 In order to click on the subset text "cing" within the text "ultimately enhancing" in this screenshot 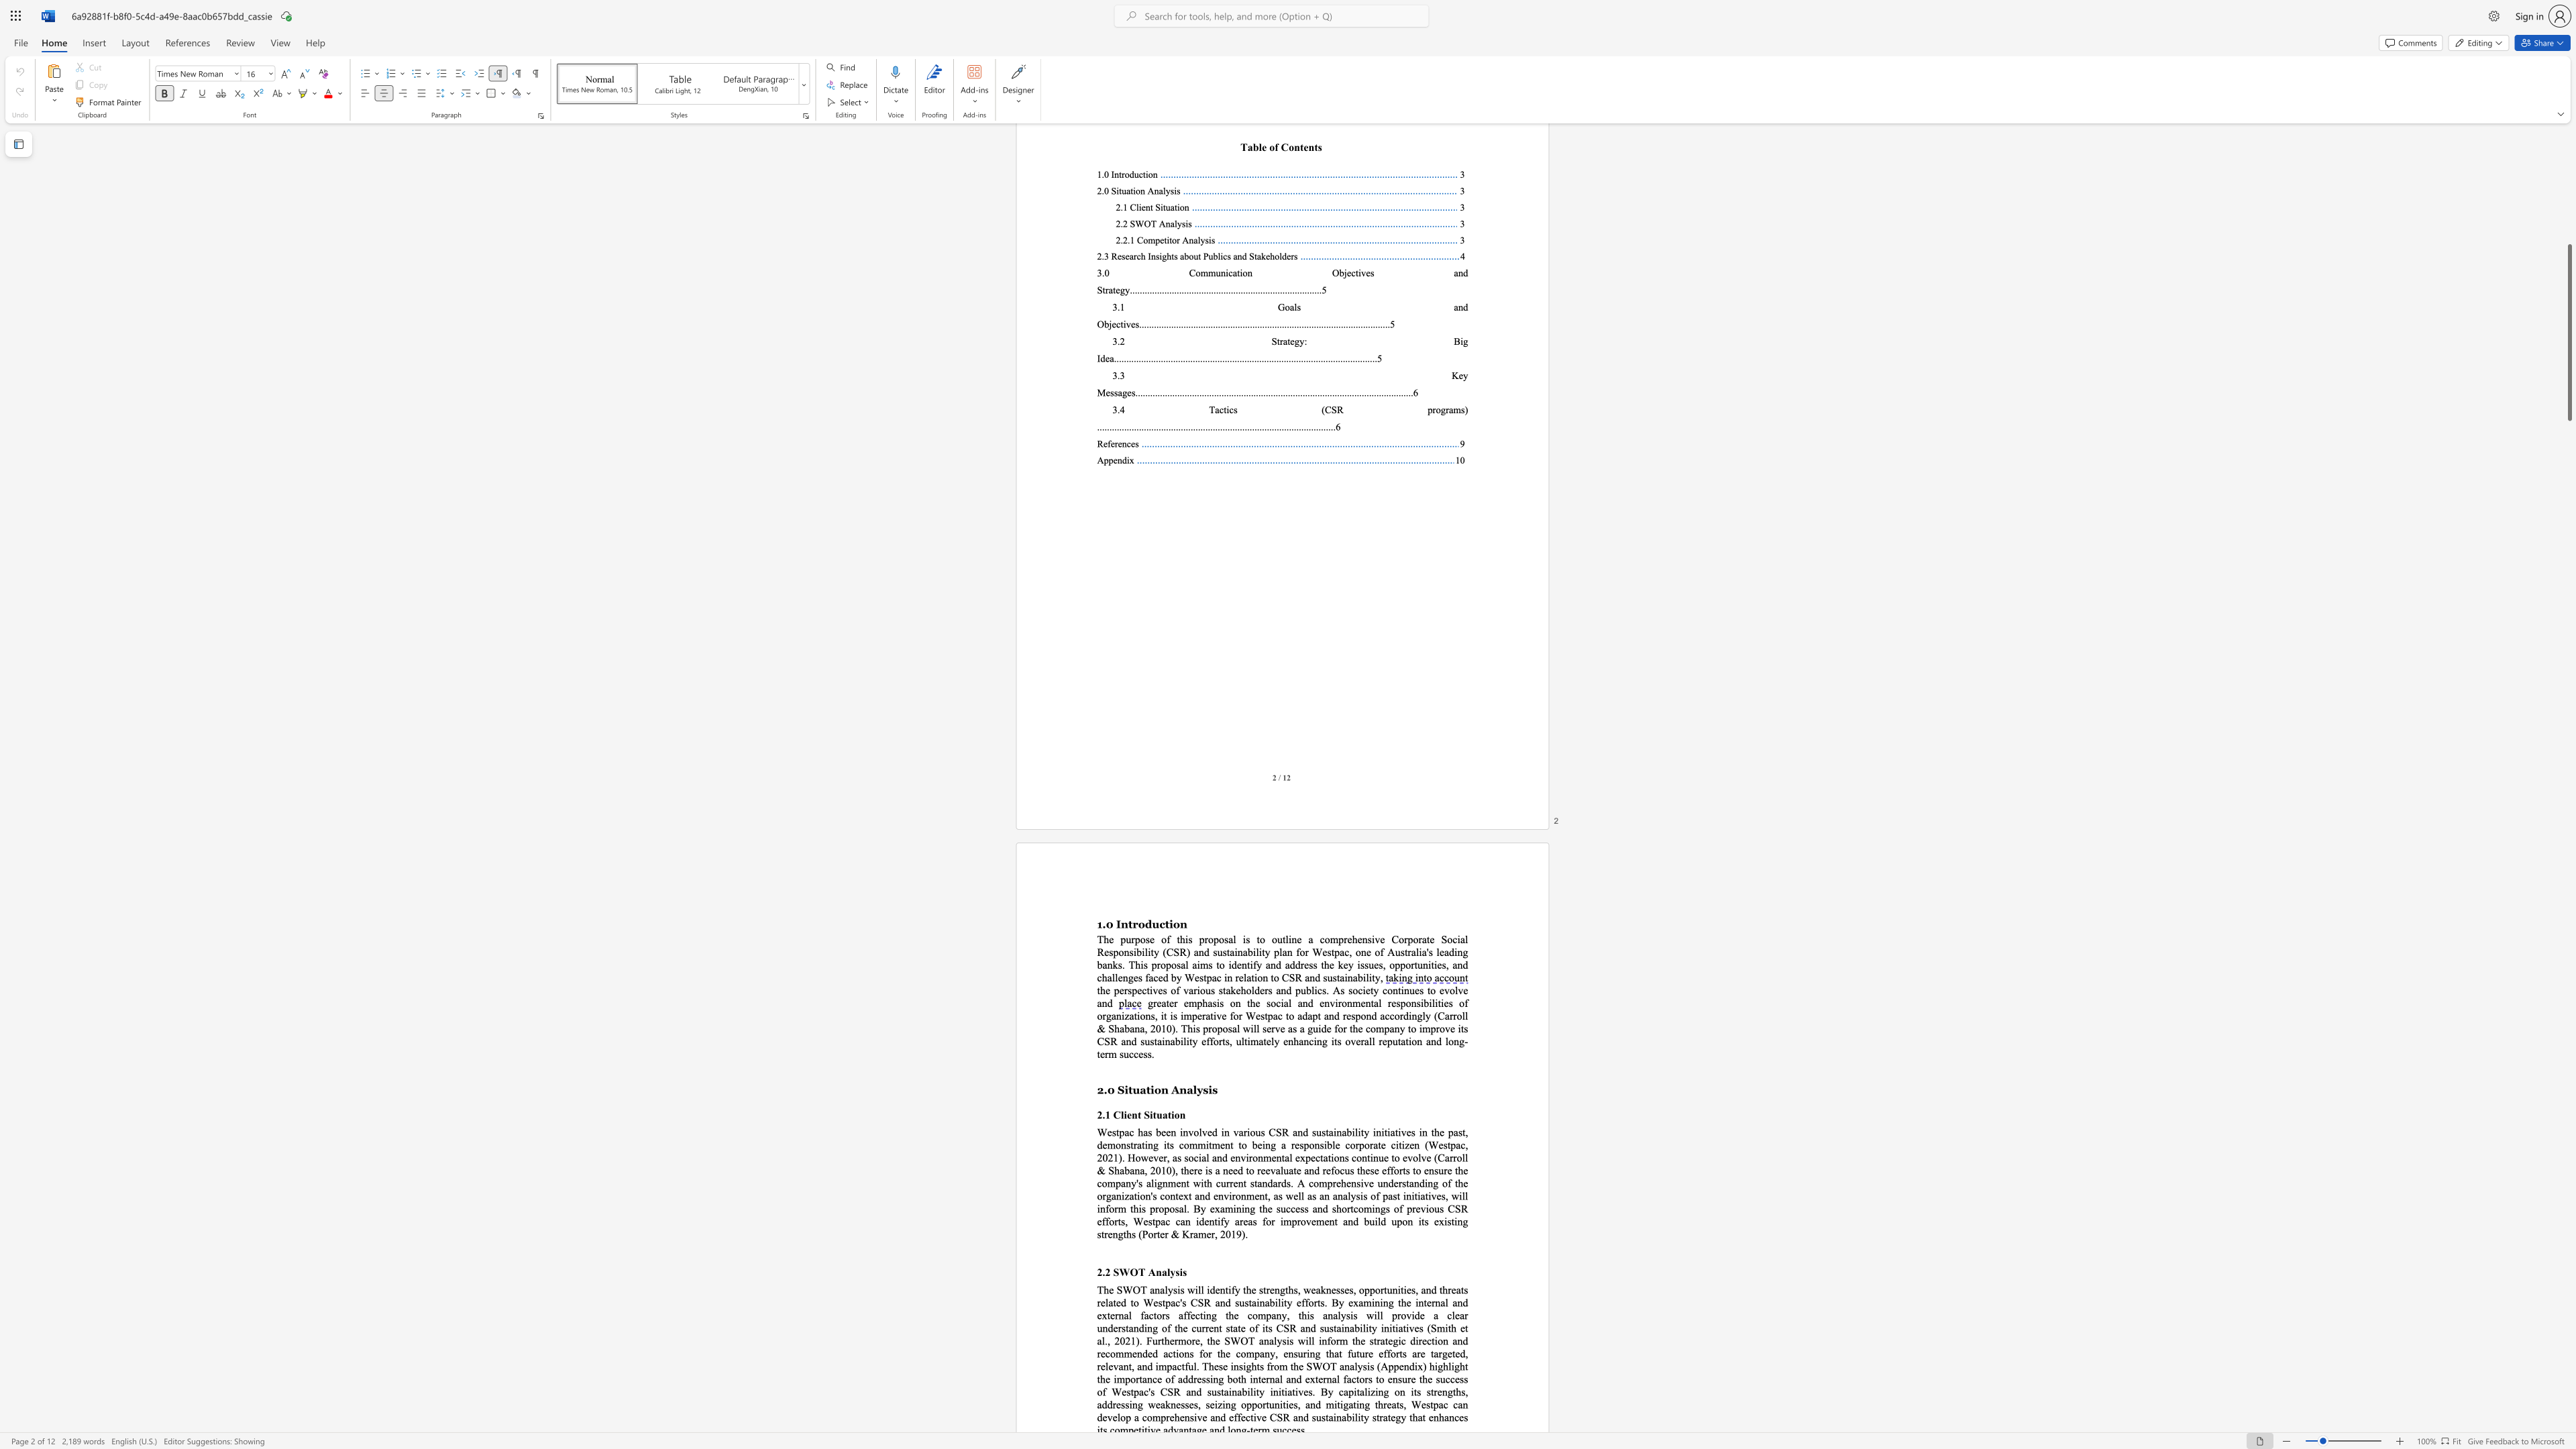, I will do `click(1308, 1040)`.